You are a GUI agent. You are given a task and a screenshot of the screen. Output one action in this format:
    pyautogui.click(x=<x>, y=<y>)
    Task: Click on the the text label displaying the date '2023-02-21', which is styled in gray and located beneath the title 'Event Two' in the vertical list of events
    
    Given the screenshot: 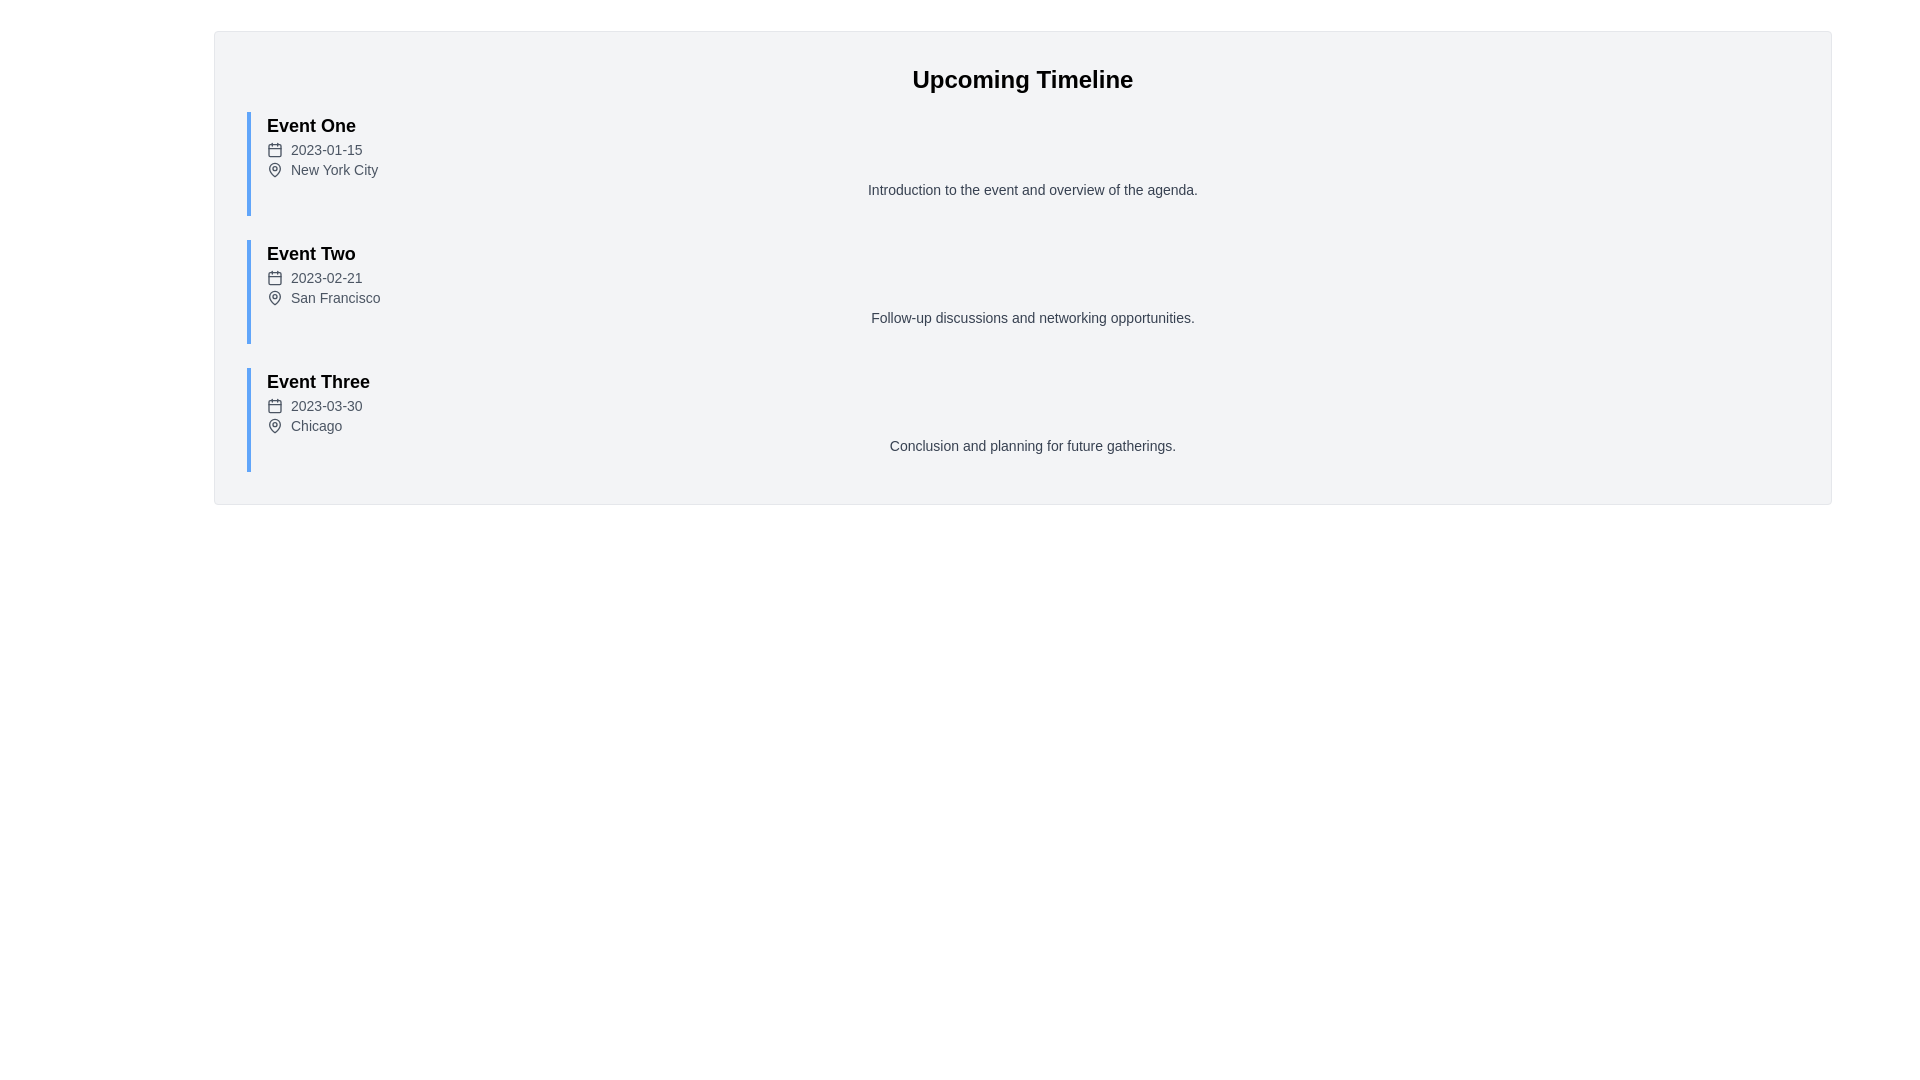 What is the action you would take?
    pyautogui.click(x=326, y=277)
    